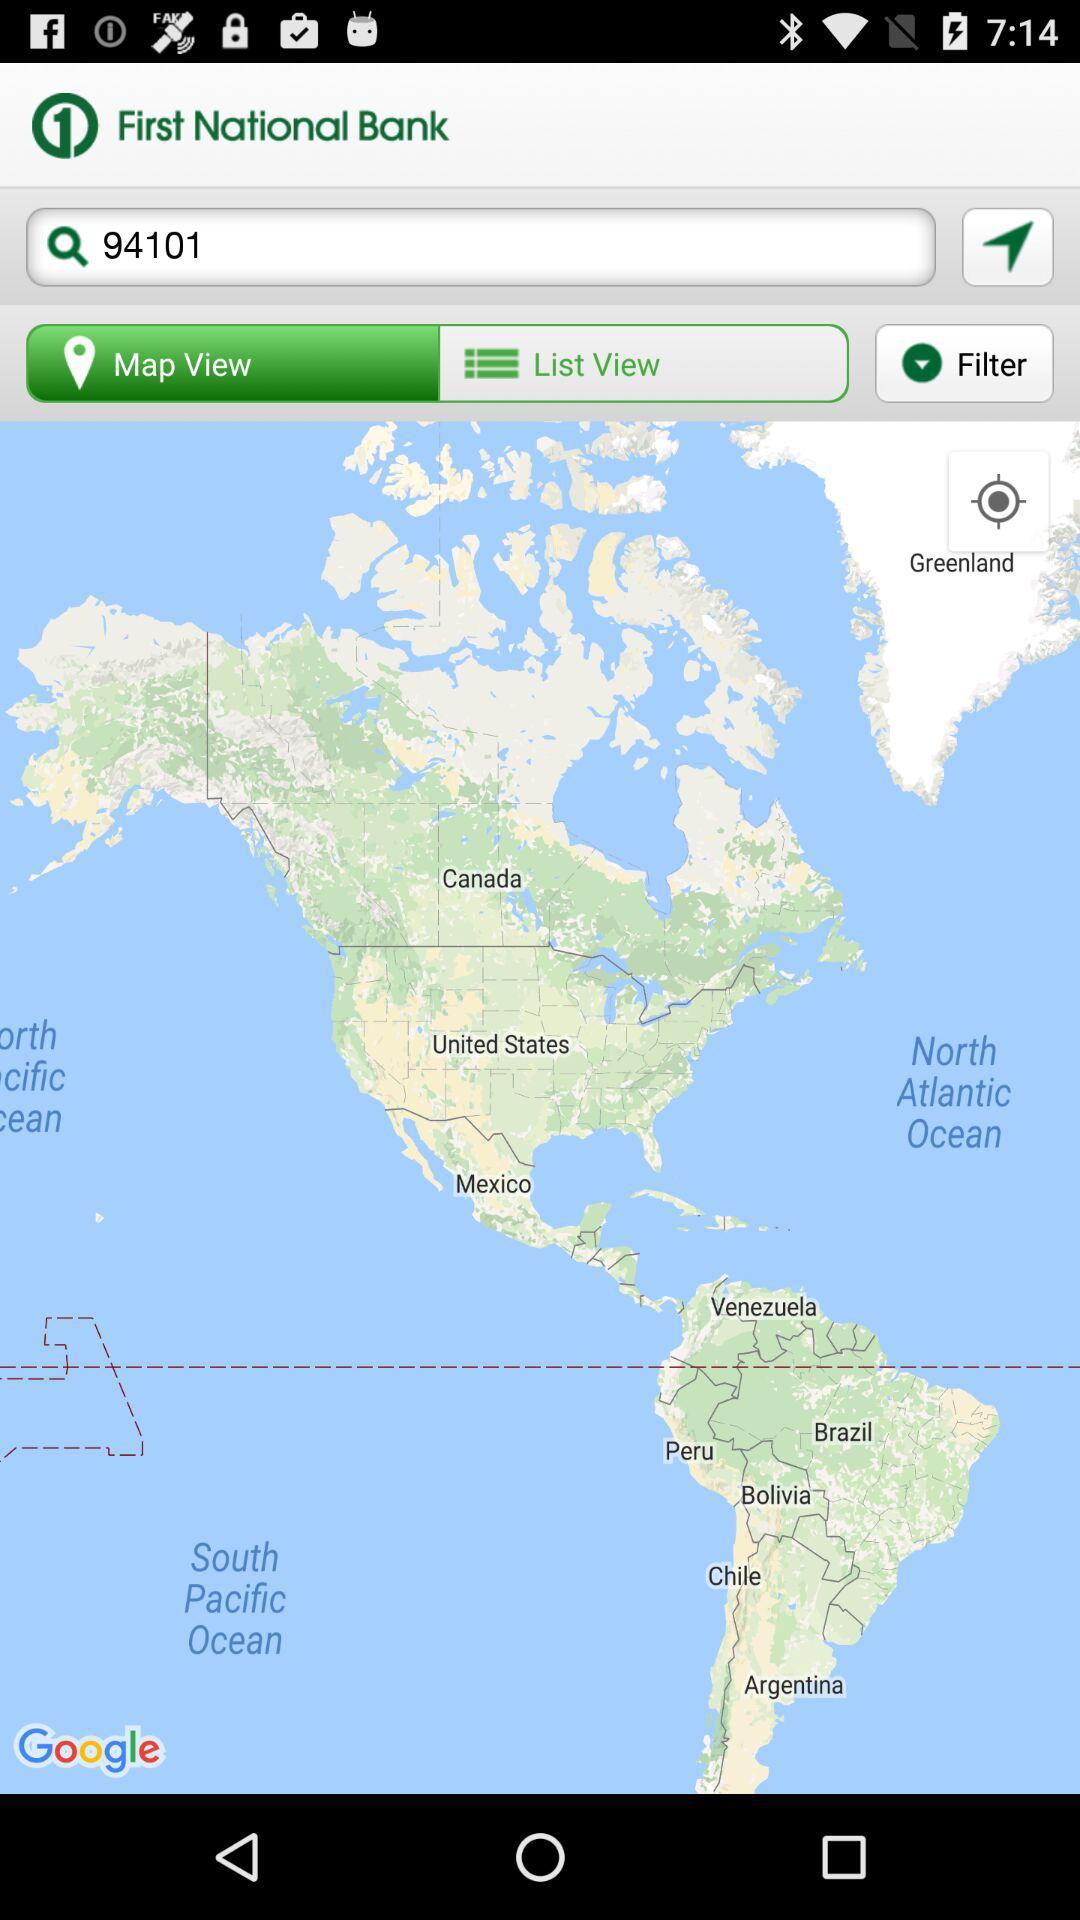 The width and height of the screenshot is (1080, 1920). I want to click on 94101 item, so click(481, 246).